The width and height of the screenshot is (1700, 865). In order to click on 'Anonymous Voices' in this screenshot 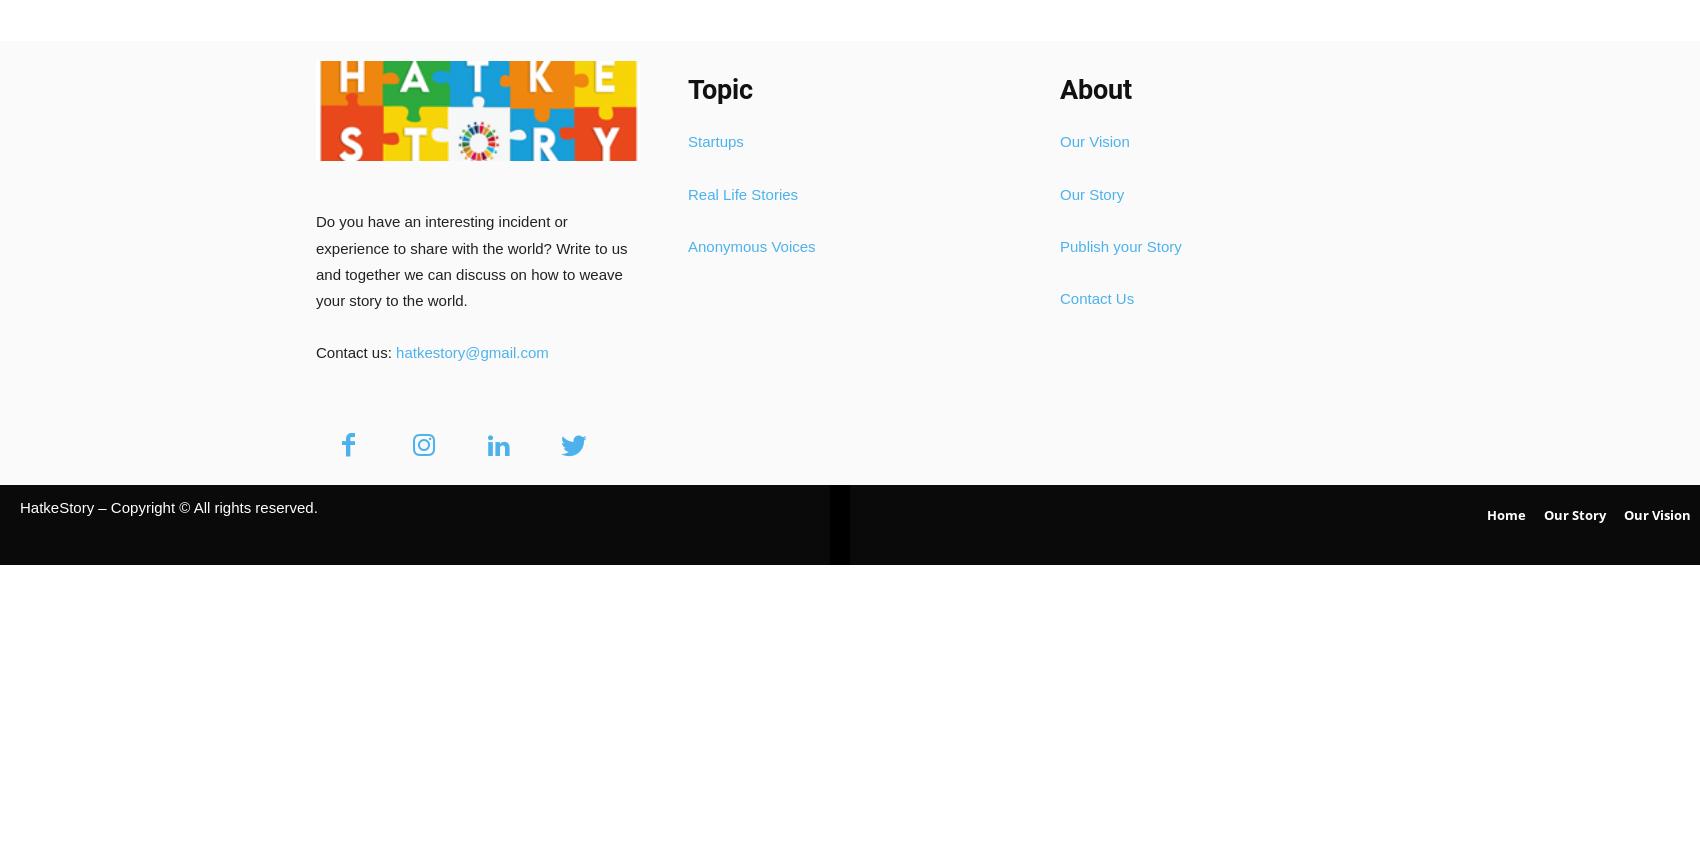, I will do `click(750, 244)`.